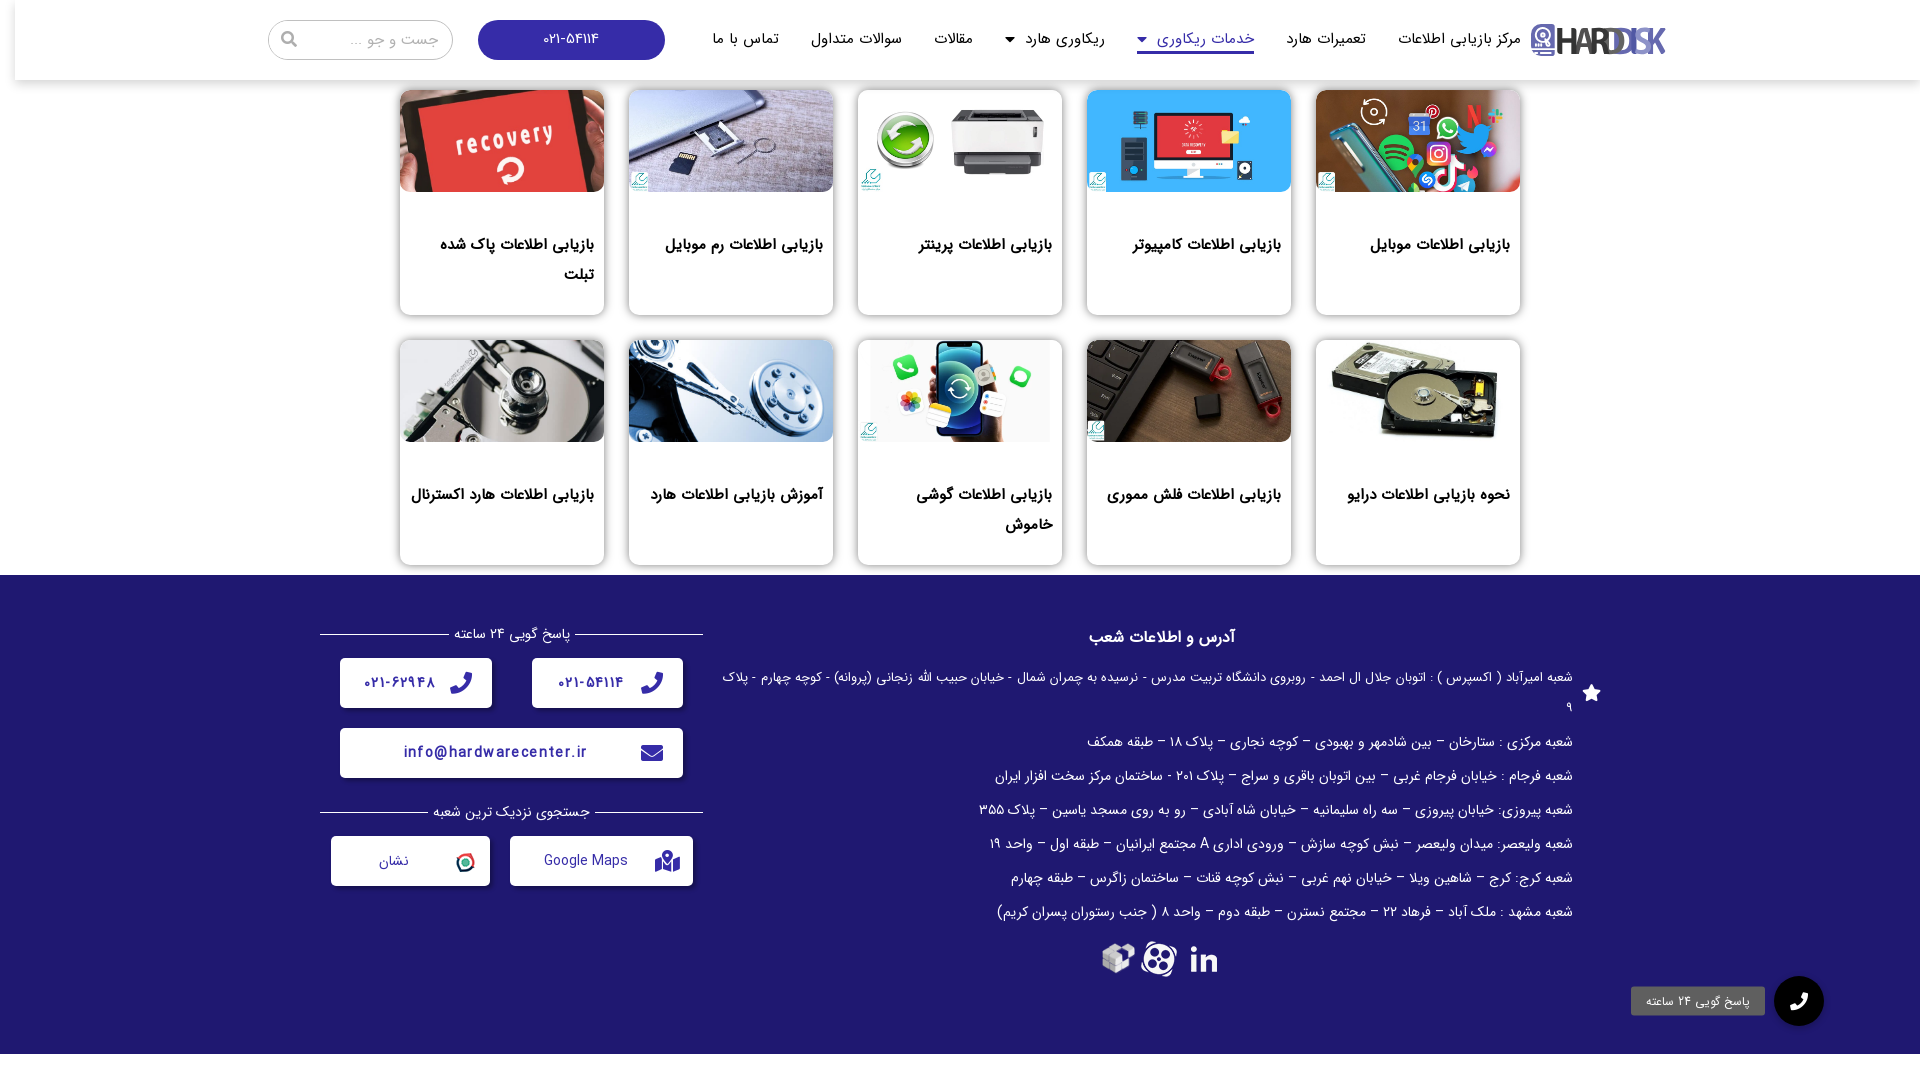  I want to click on 'Search', so click(287, 39).